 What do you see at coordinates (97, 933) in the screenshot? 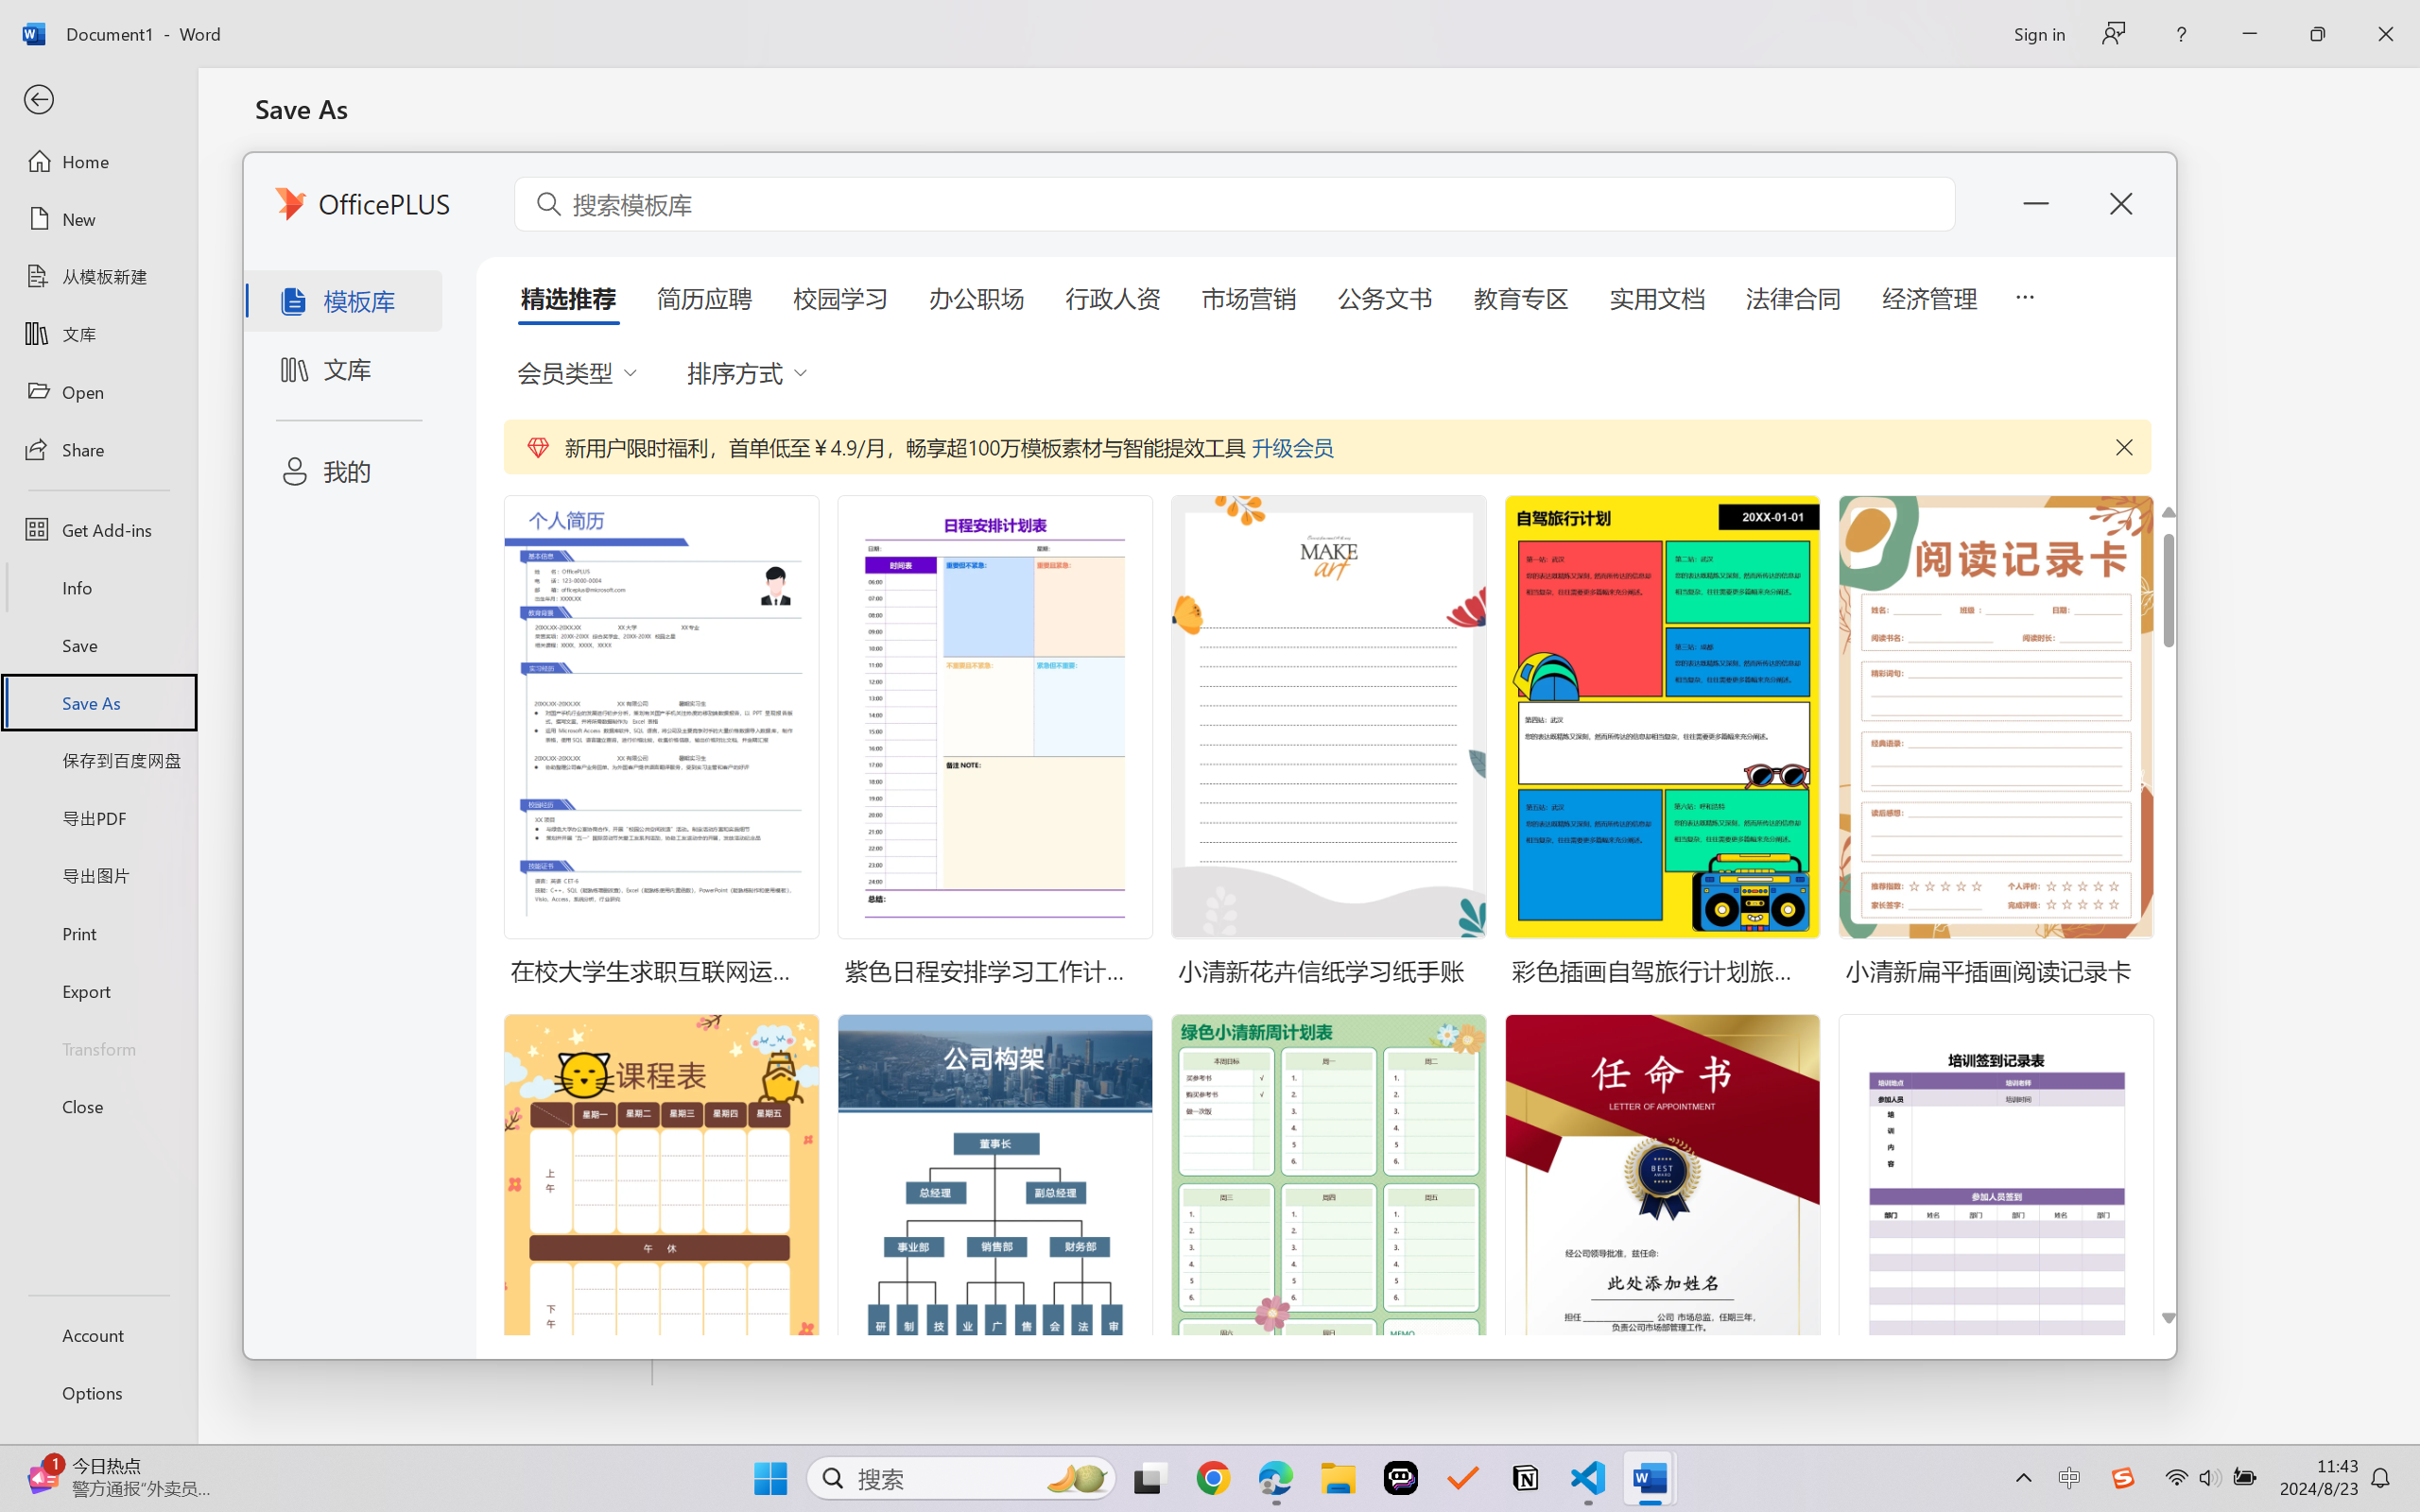
I see `'Print'` at bounding box center [97, 933].